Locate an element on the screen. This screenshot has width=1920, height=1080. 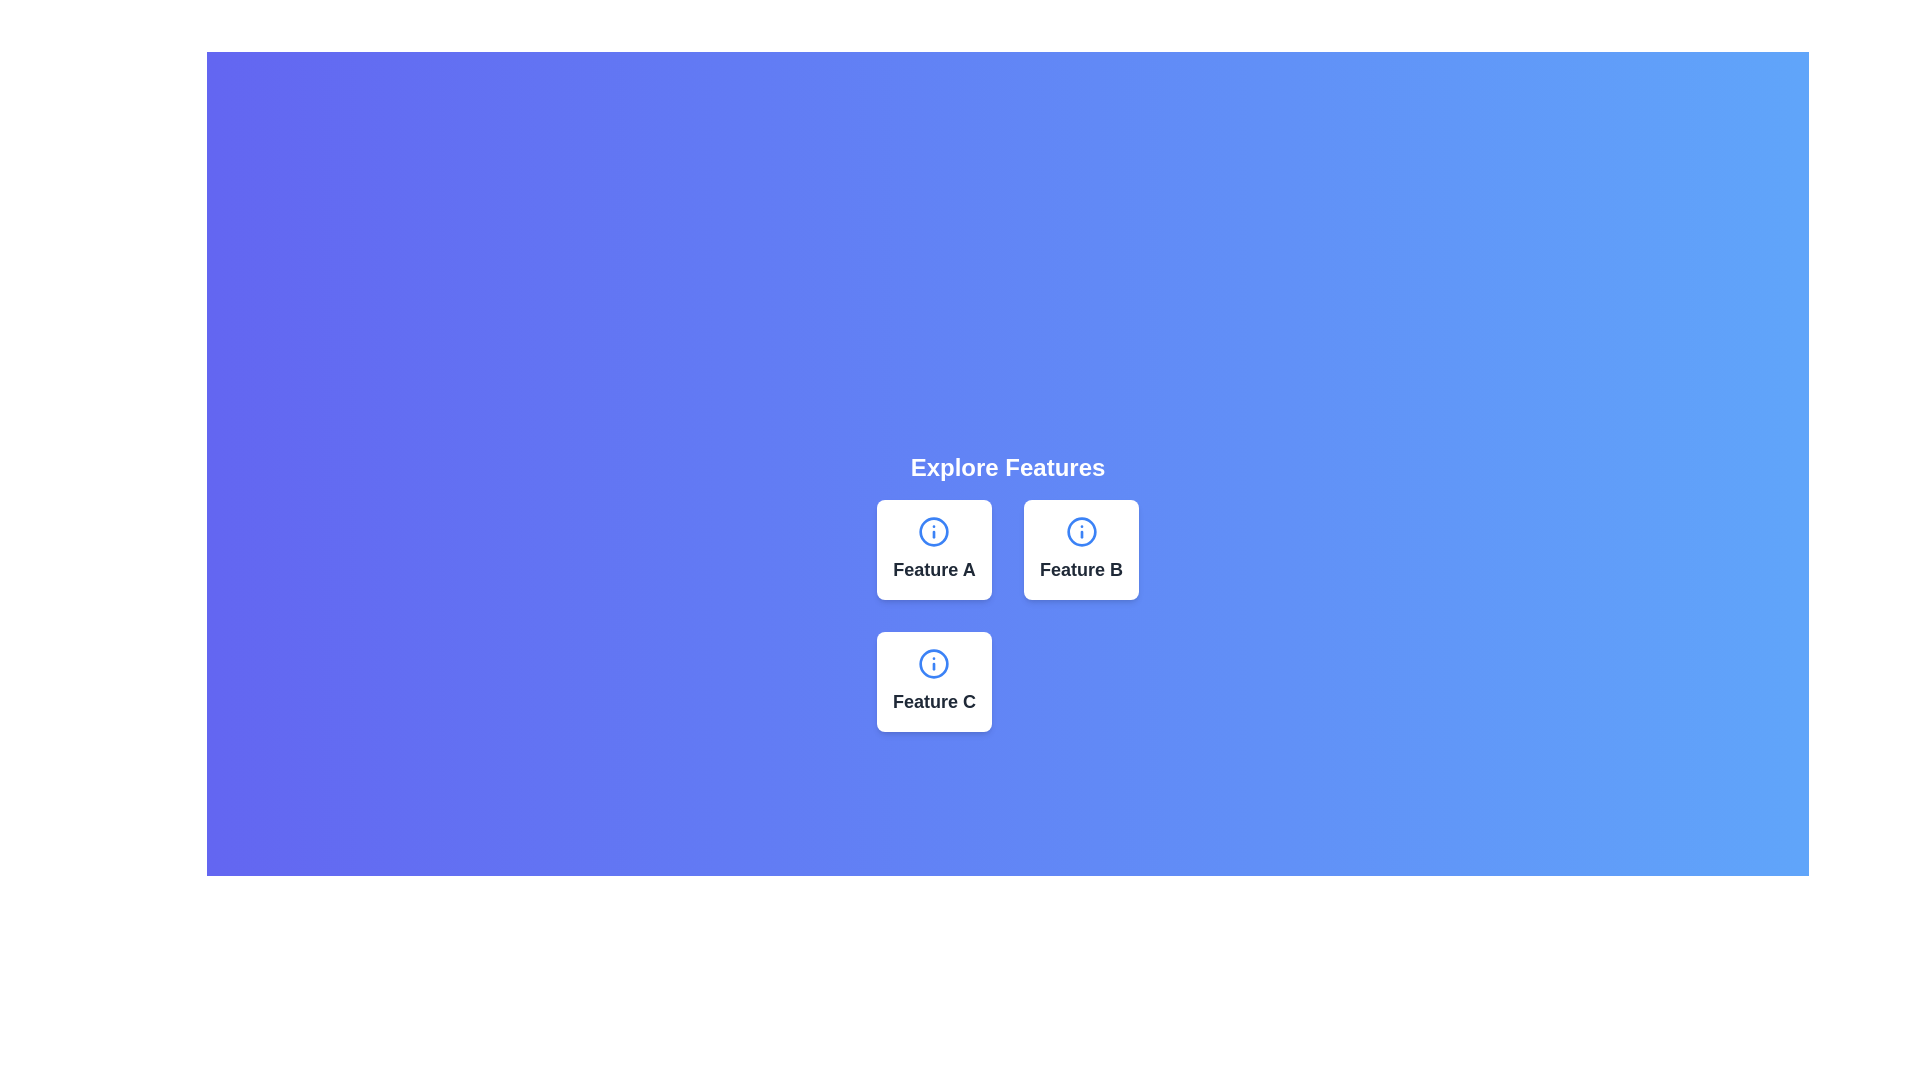
the third card in the 'Explore Features' grid, which has a white background and contains a blue circular info icon and the text 'Feature C' is located at coordinates (933, 681).